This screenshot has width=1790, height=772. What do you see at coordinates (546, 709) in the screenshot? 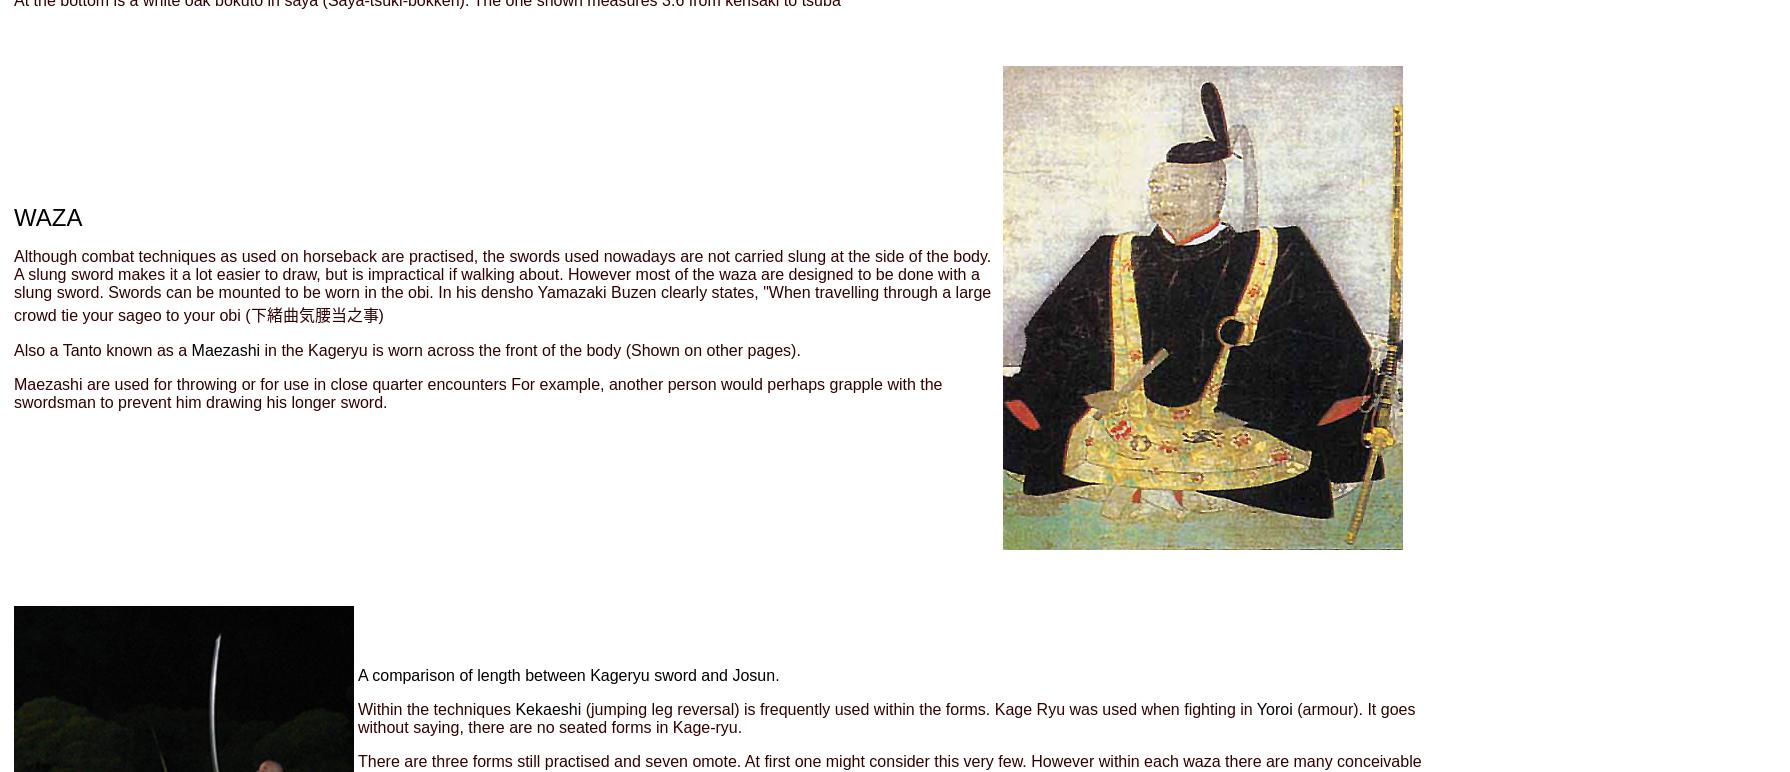
I see `'Kekaeshi'` at bounding box center [546, 709].